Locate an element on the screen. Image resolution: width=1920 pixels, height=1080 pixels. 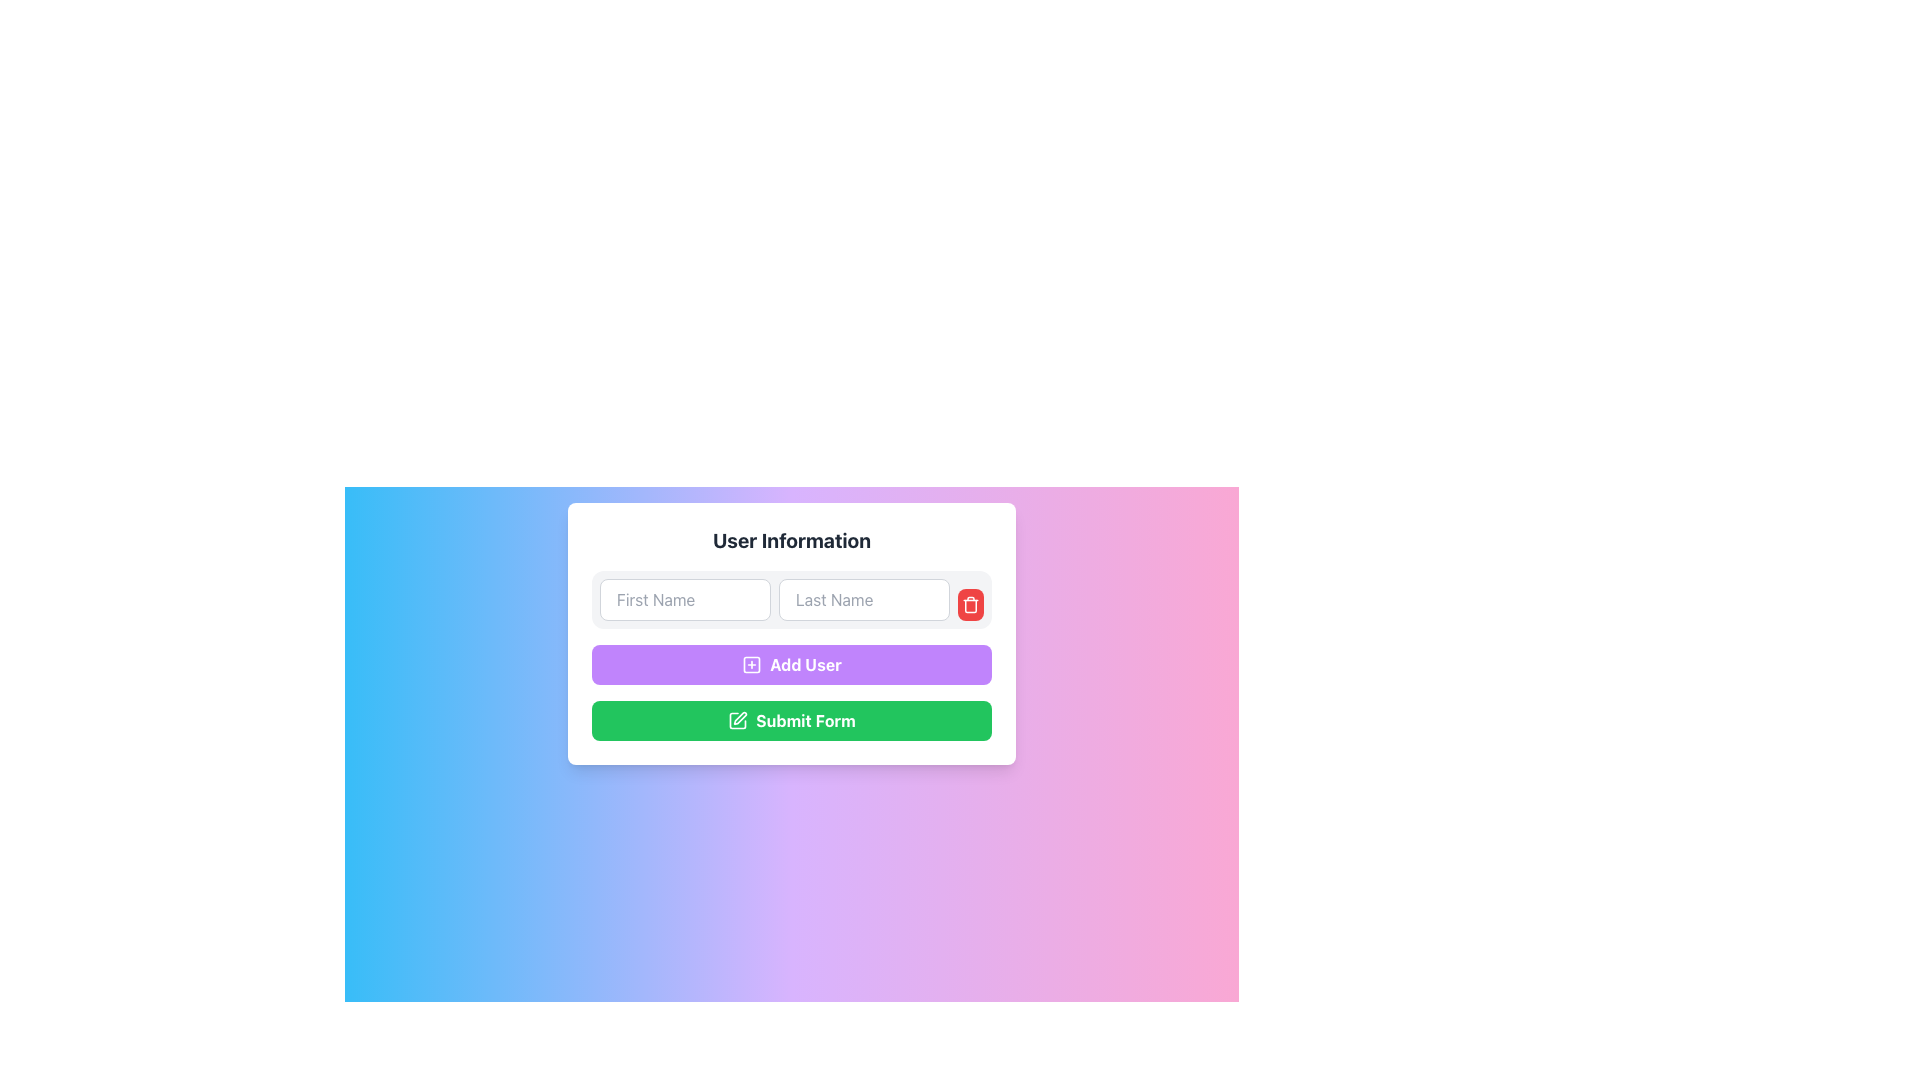
the text input field labeled 'Last Name' to select any entered text is located at coordinates (864, 599).